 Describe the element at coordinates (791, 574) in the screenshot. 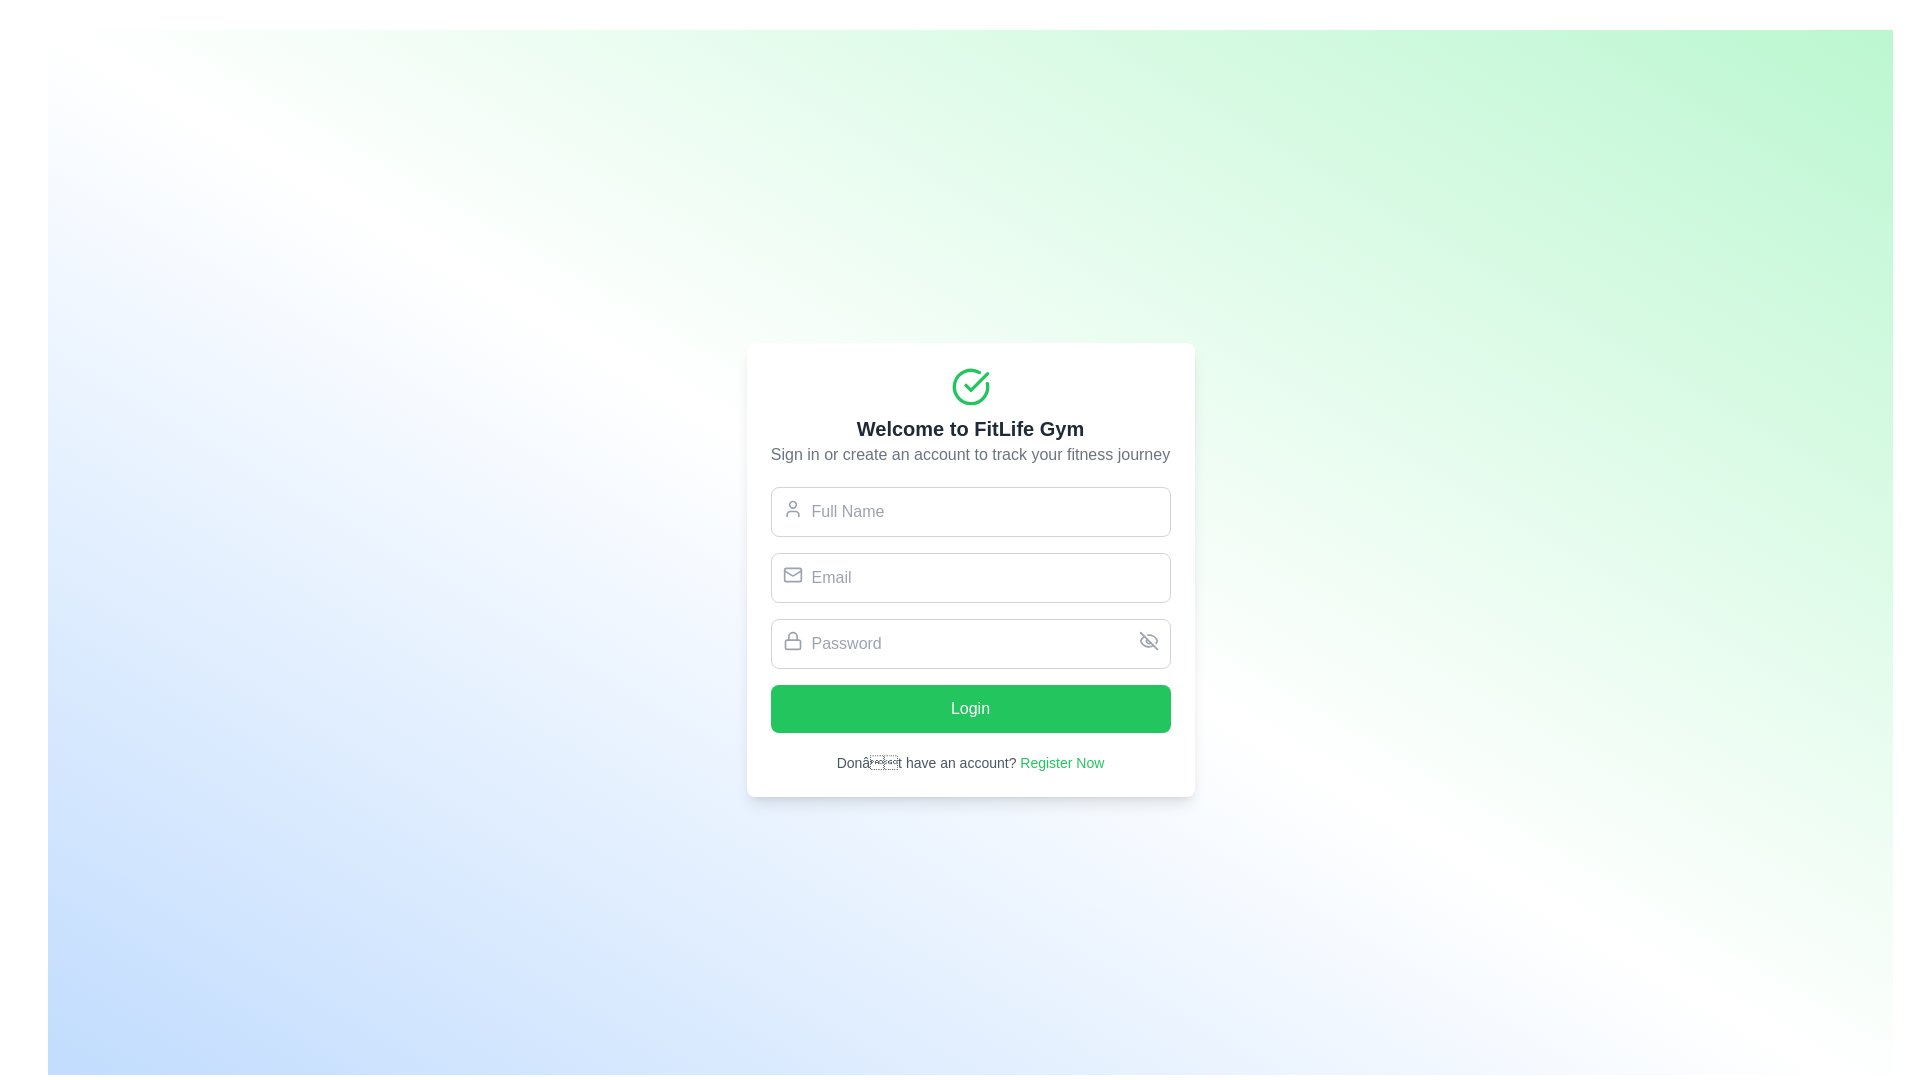

I see `the envelope icon located inside the email input field, which is positioned to the far left and aligns with the label 'Email'` at that location.